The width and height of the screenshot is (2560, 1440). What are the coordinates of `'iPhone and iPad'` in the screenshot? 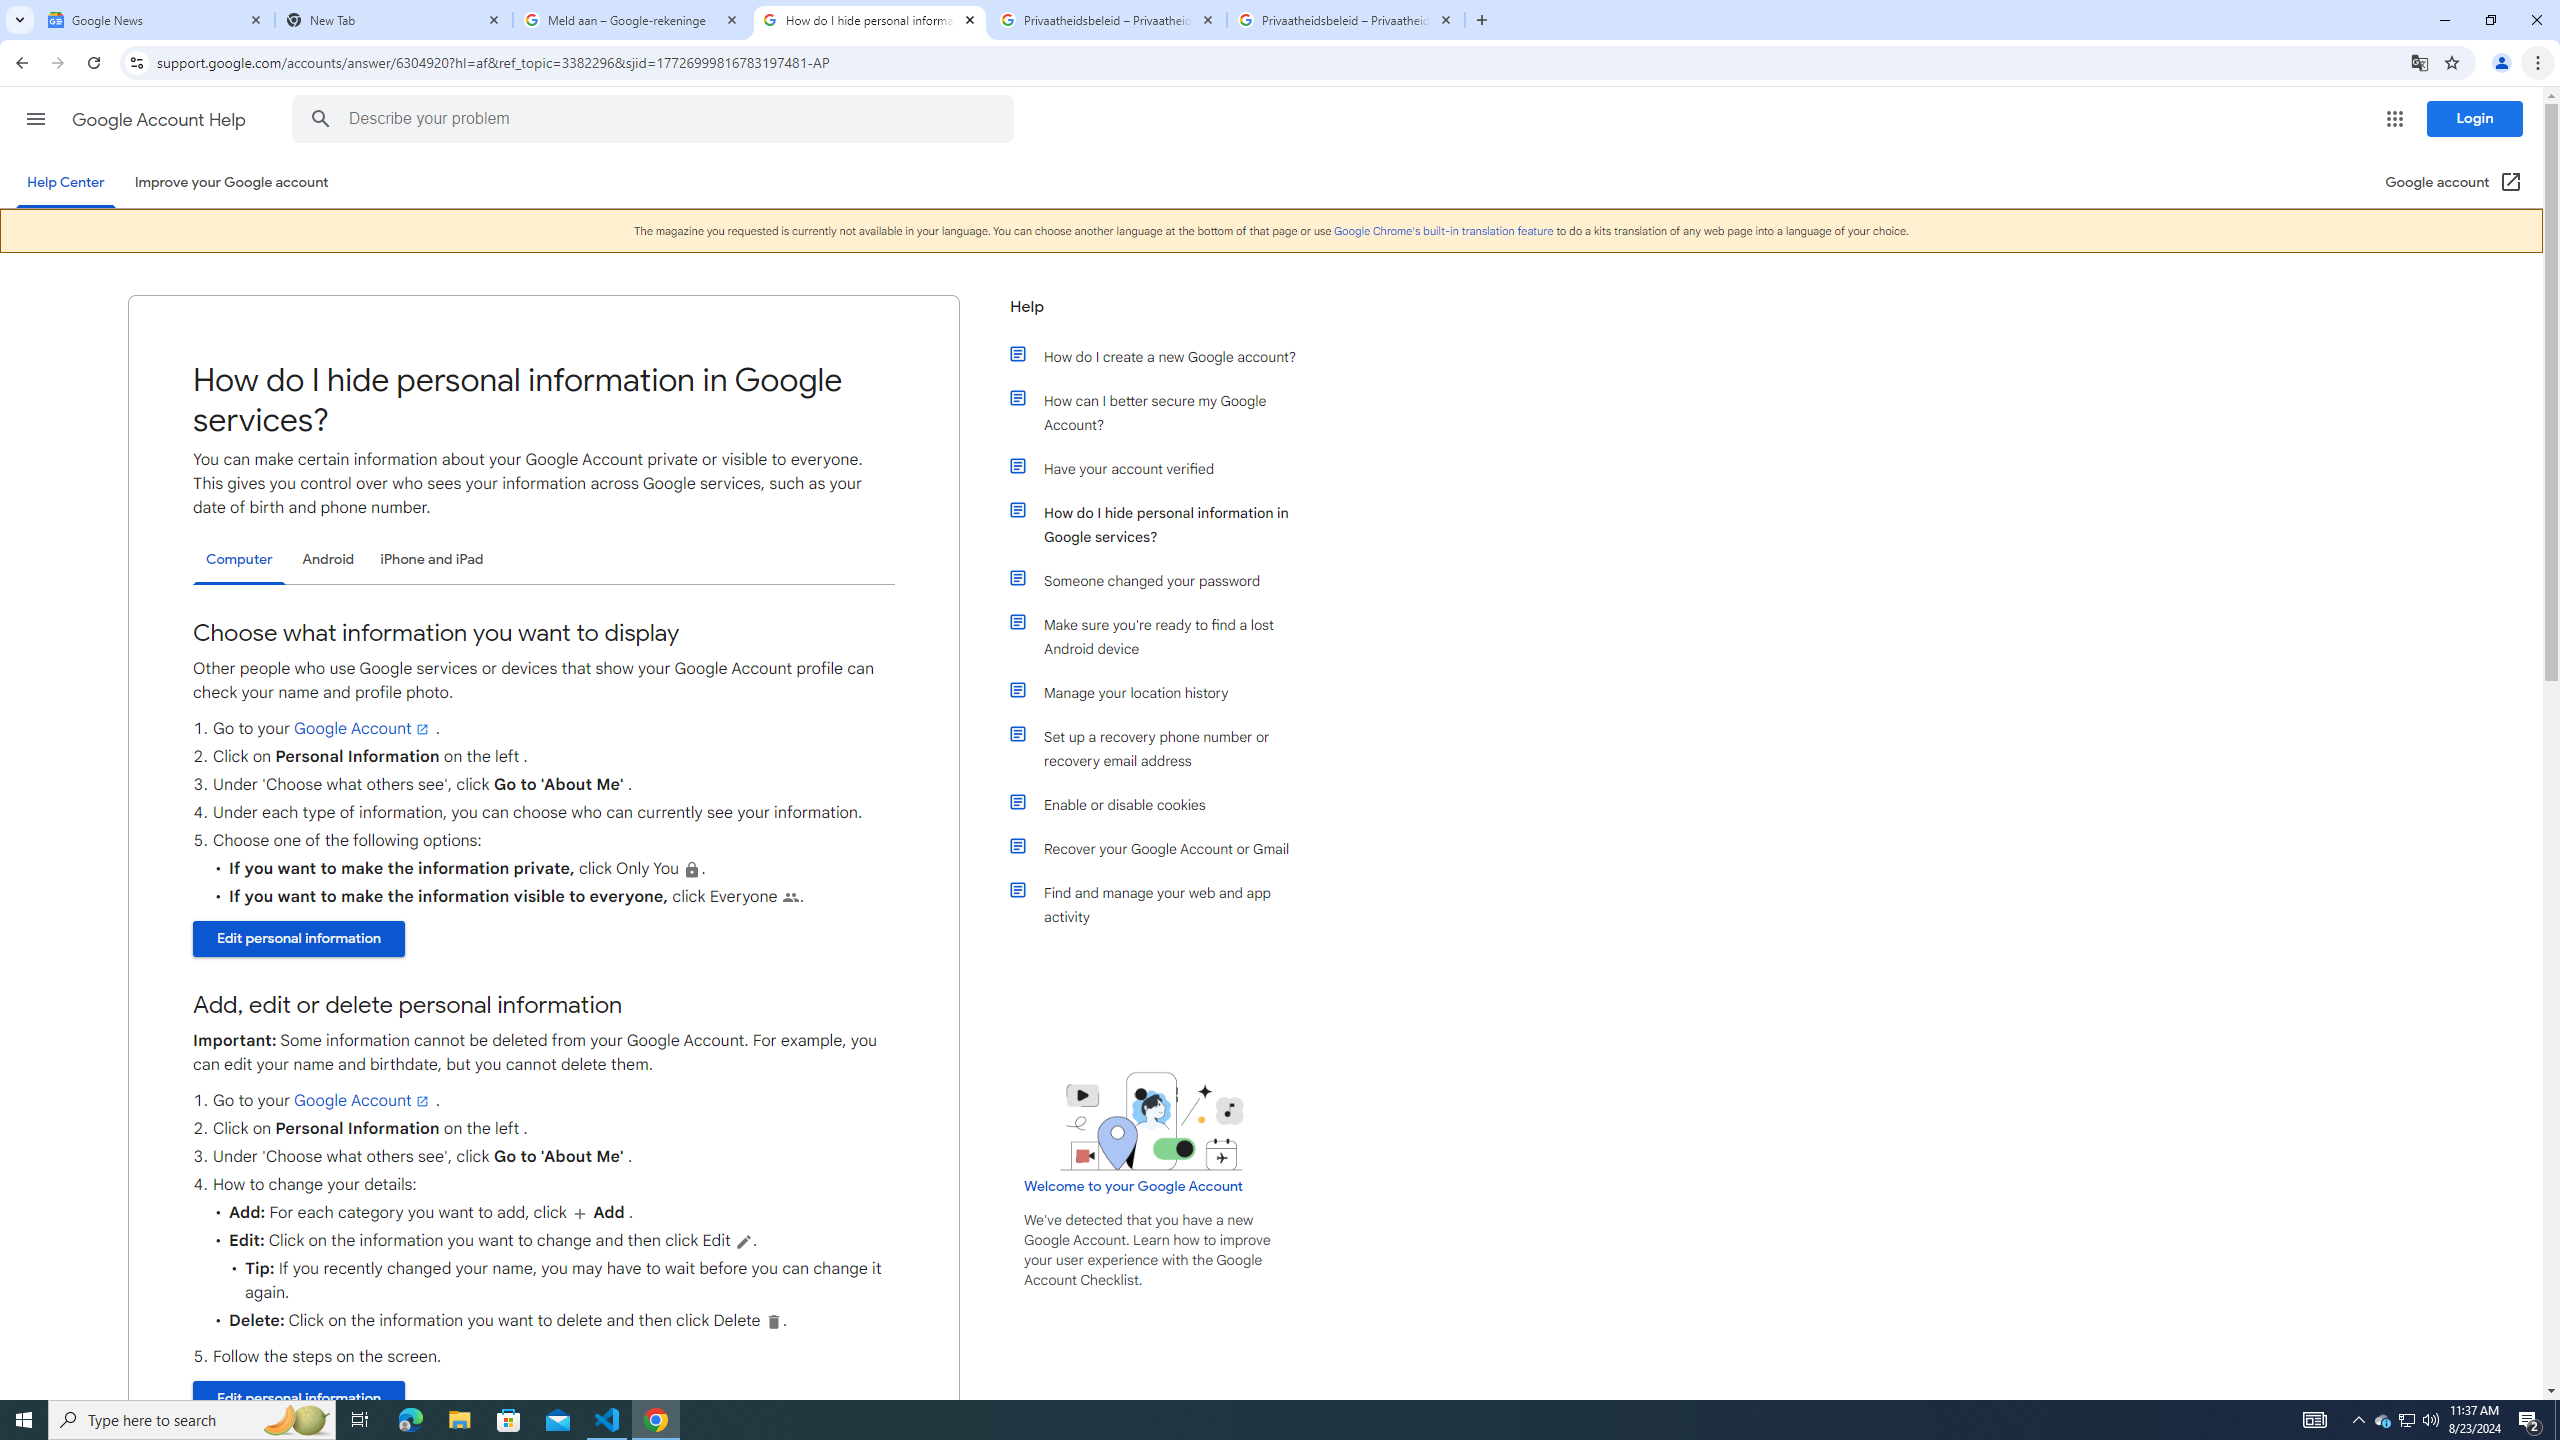 It's located at (431, 559).